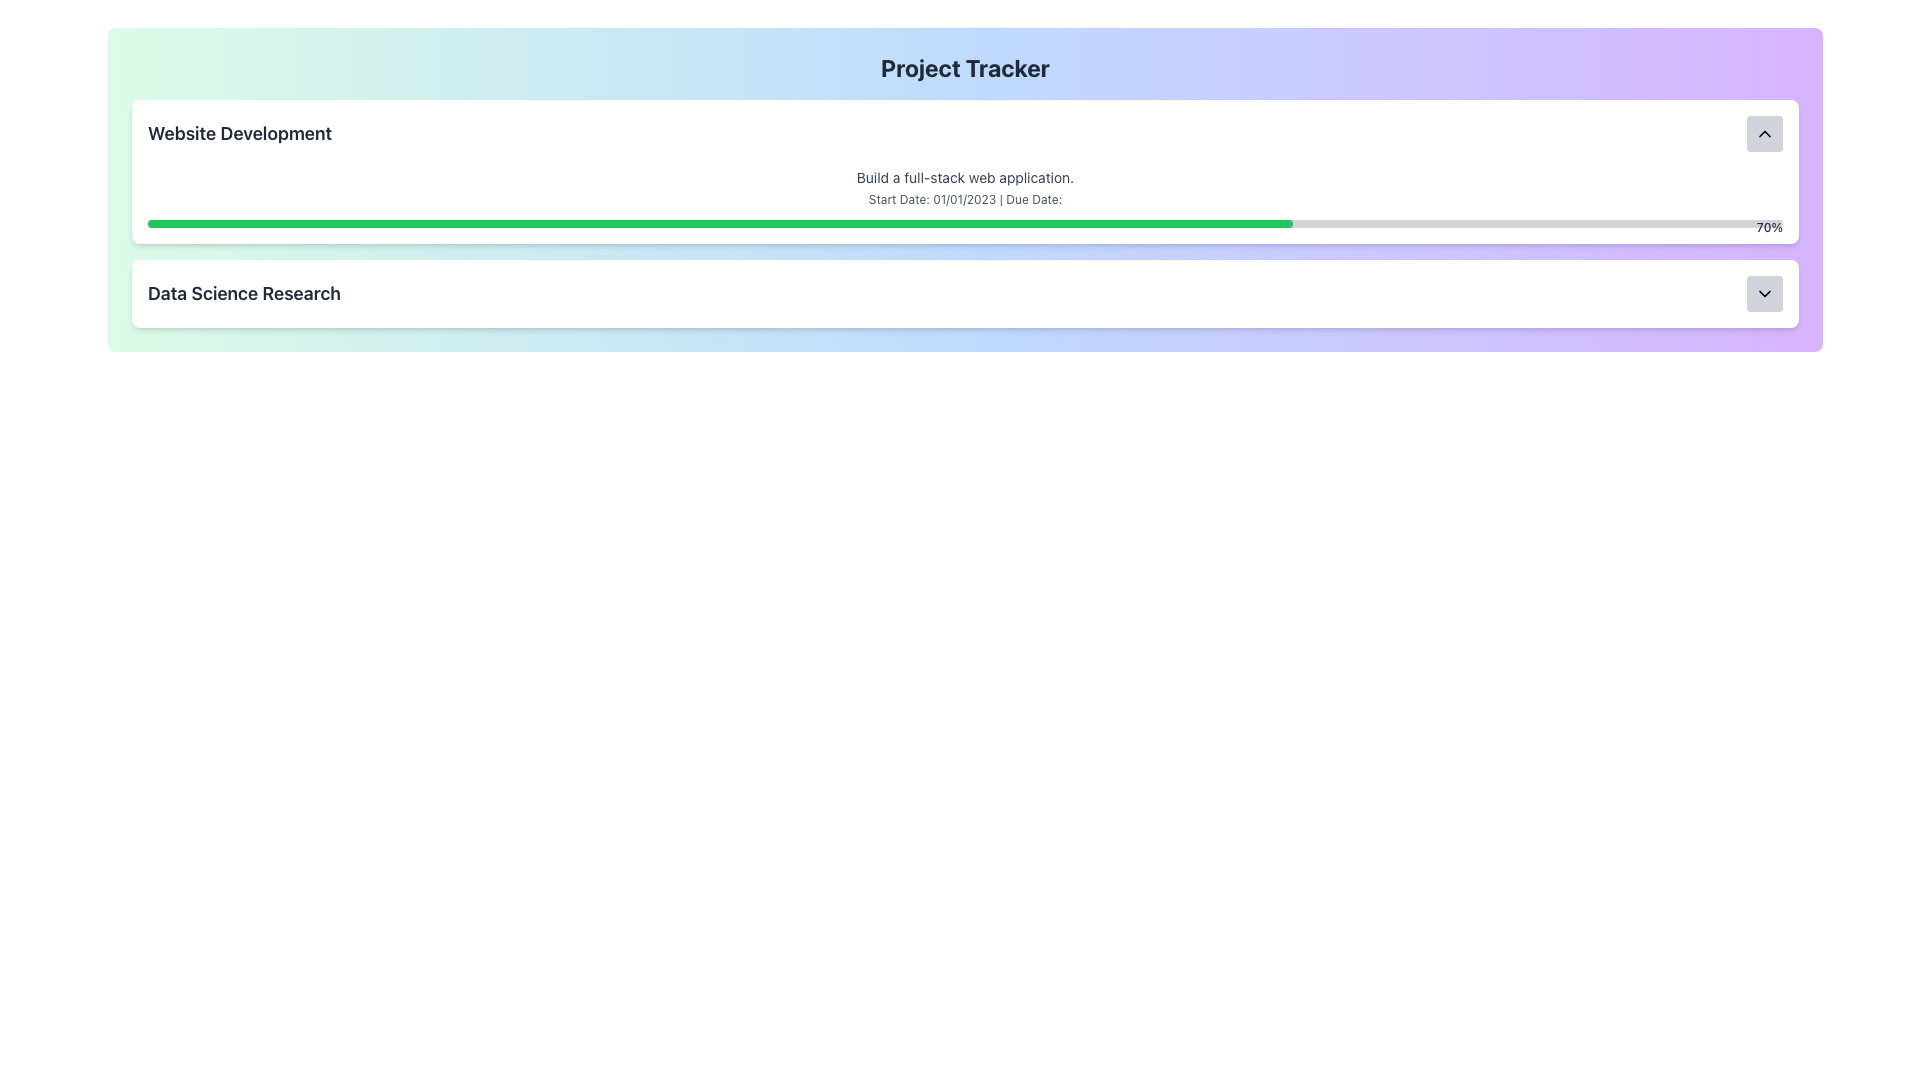 The width and height of the screenshot is (1920, 1080). I want to click on the small, square button with a light gray background and rounded corners, located in the bottom-right corner of the 'Data Science Research' box, to trigger hover effects, so click(1765, 293).